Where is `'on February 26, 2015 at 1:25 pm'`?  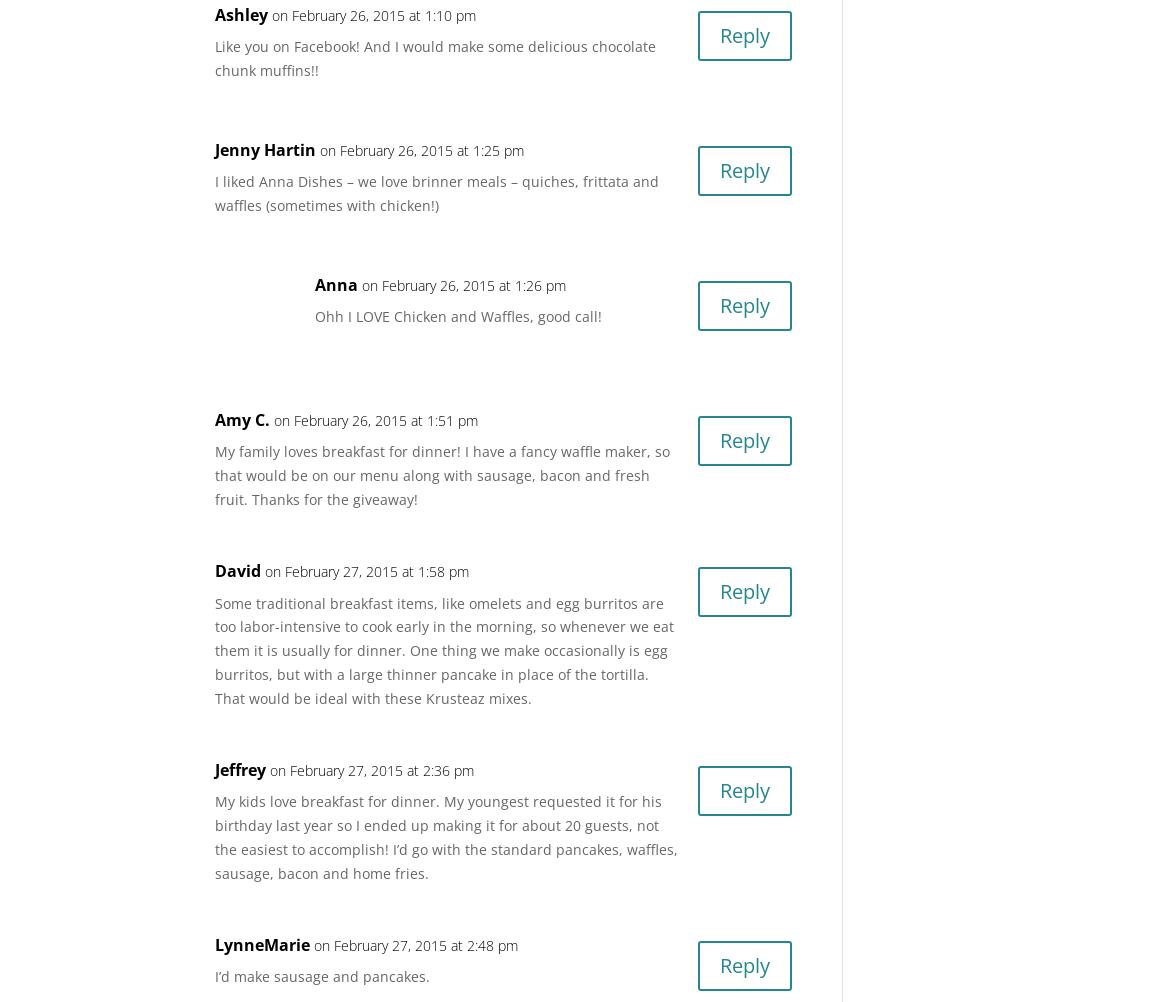
'on February 26, 2015 at 1:25 pm' is located at coordinates (422, 148).